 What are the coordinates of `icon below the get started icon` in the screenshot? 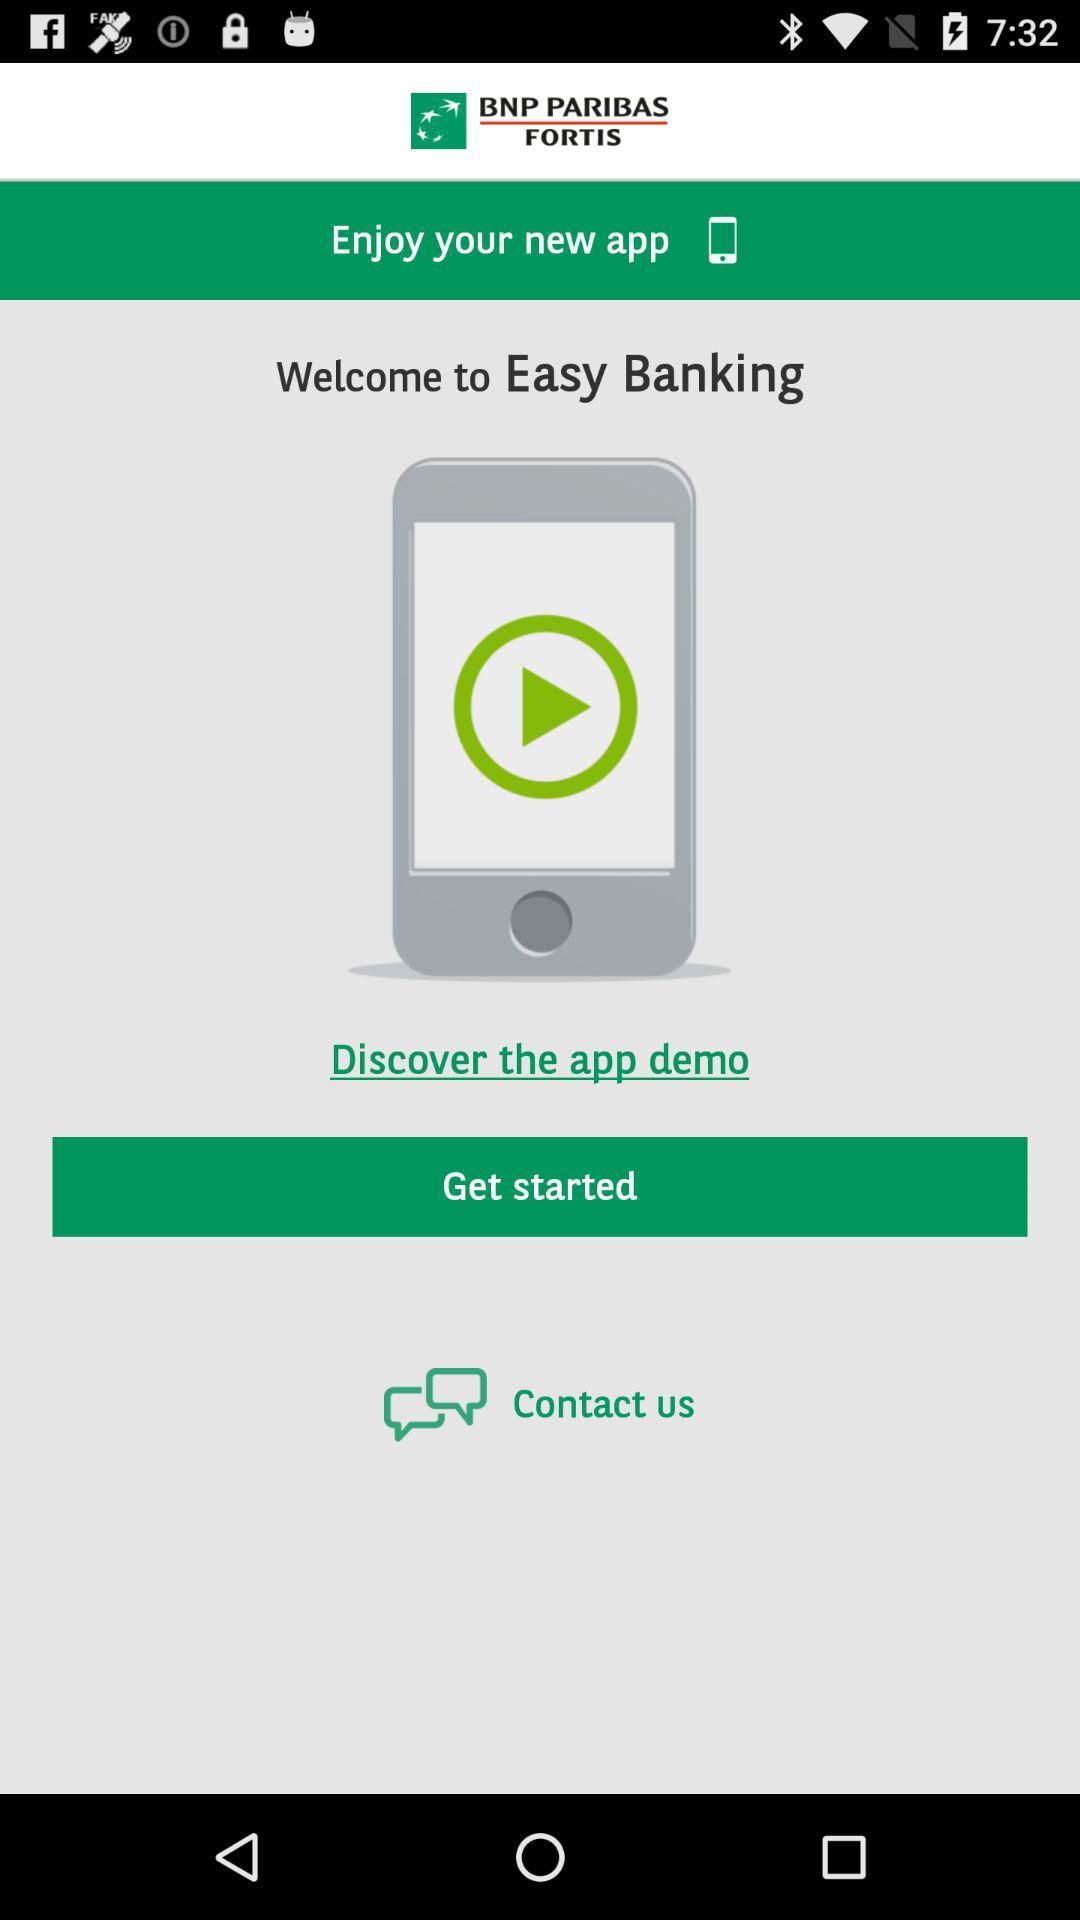 It's located at (538, 1403).